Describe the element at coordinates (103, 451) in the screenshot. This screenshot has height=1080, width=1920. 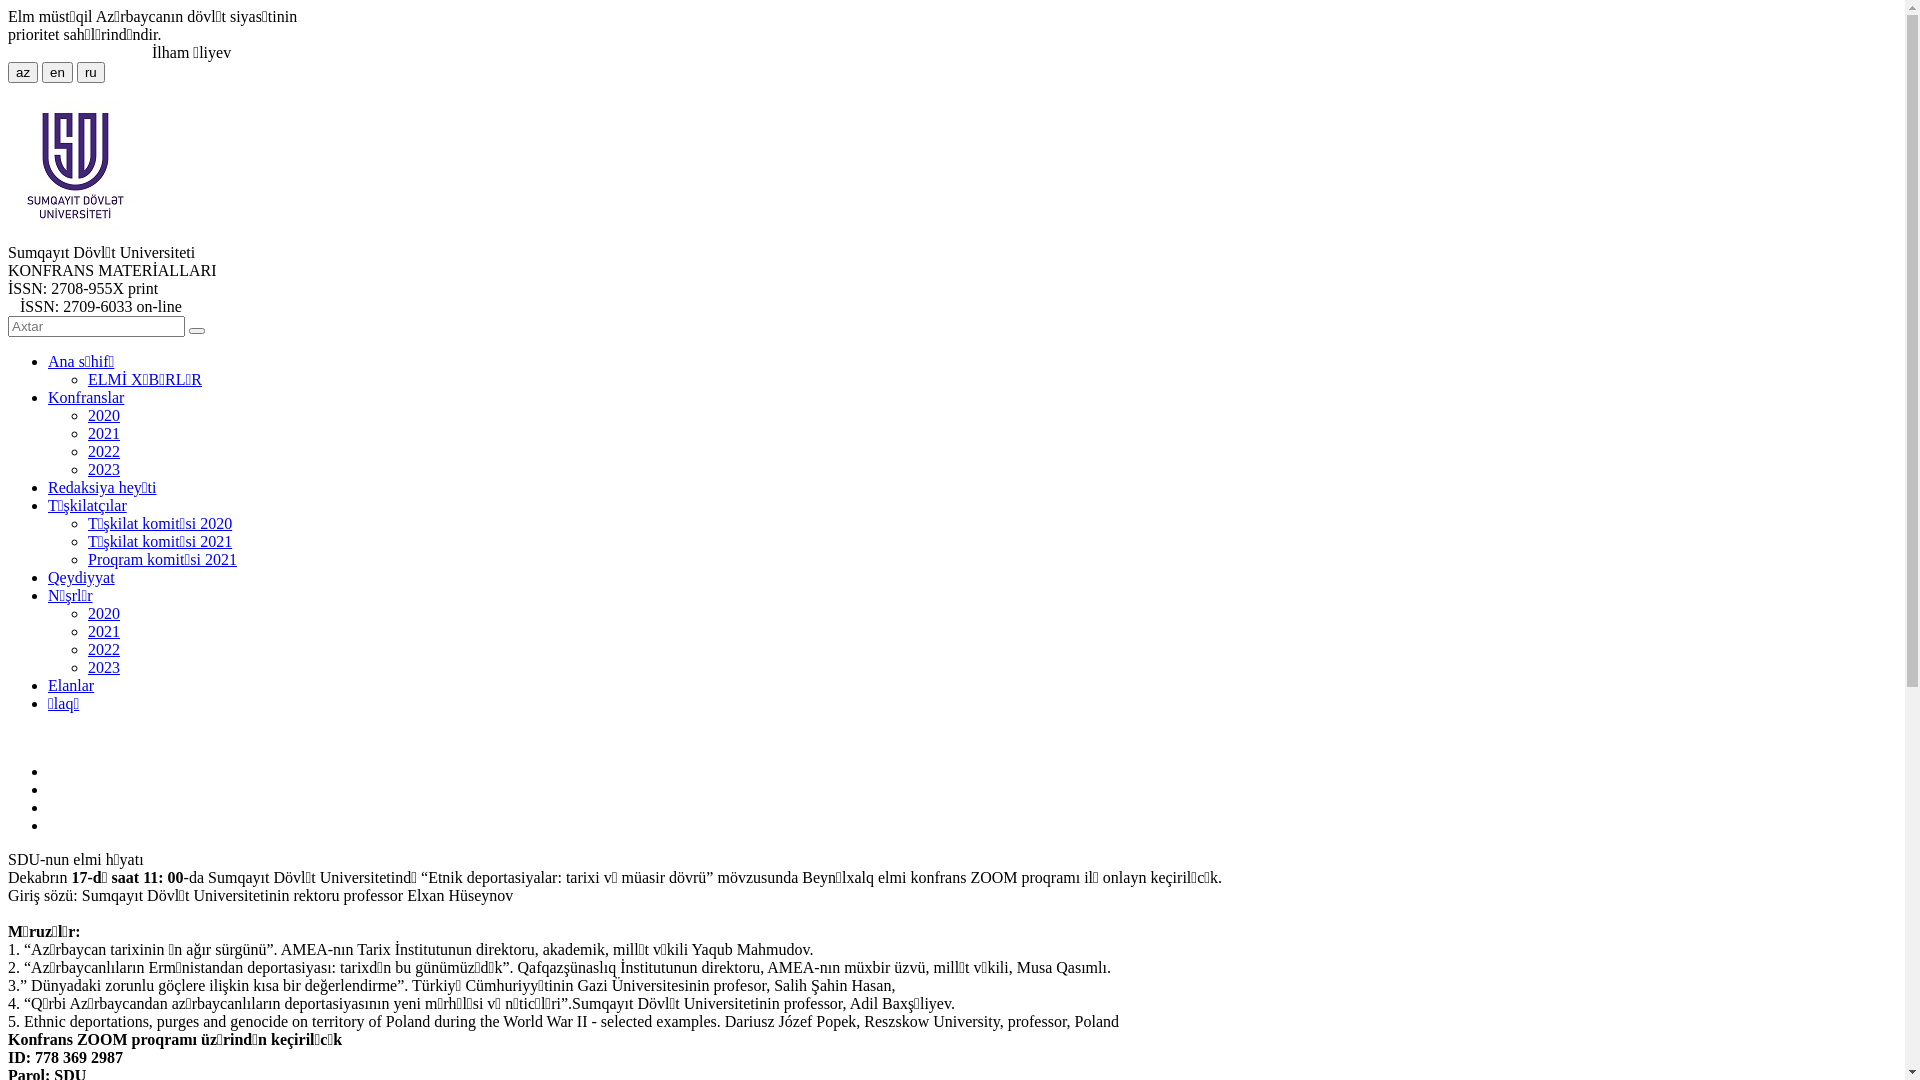
I see `'2022'` at that location.